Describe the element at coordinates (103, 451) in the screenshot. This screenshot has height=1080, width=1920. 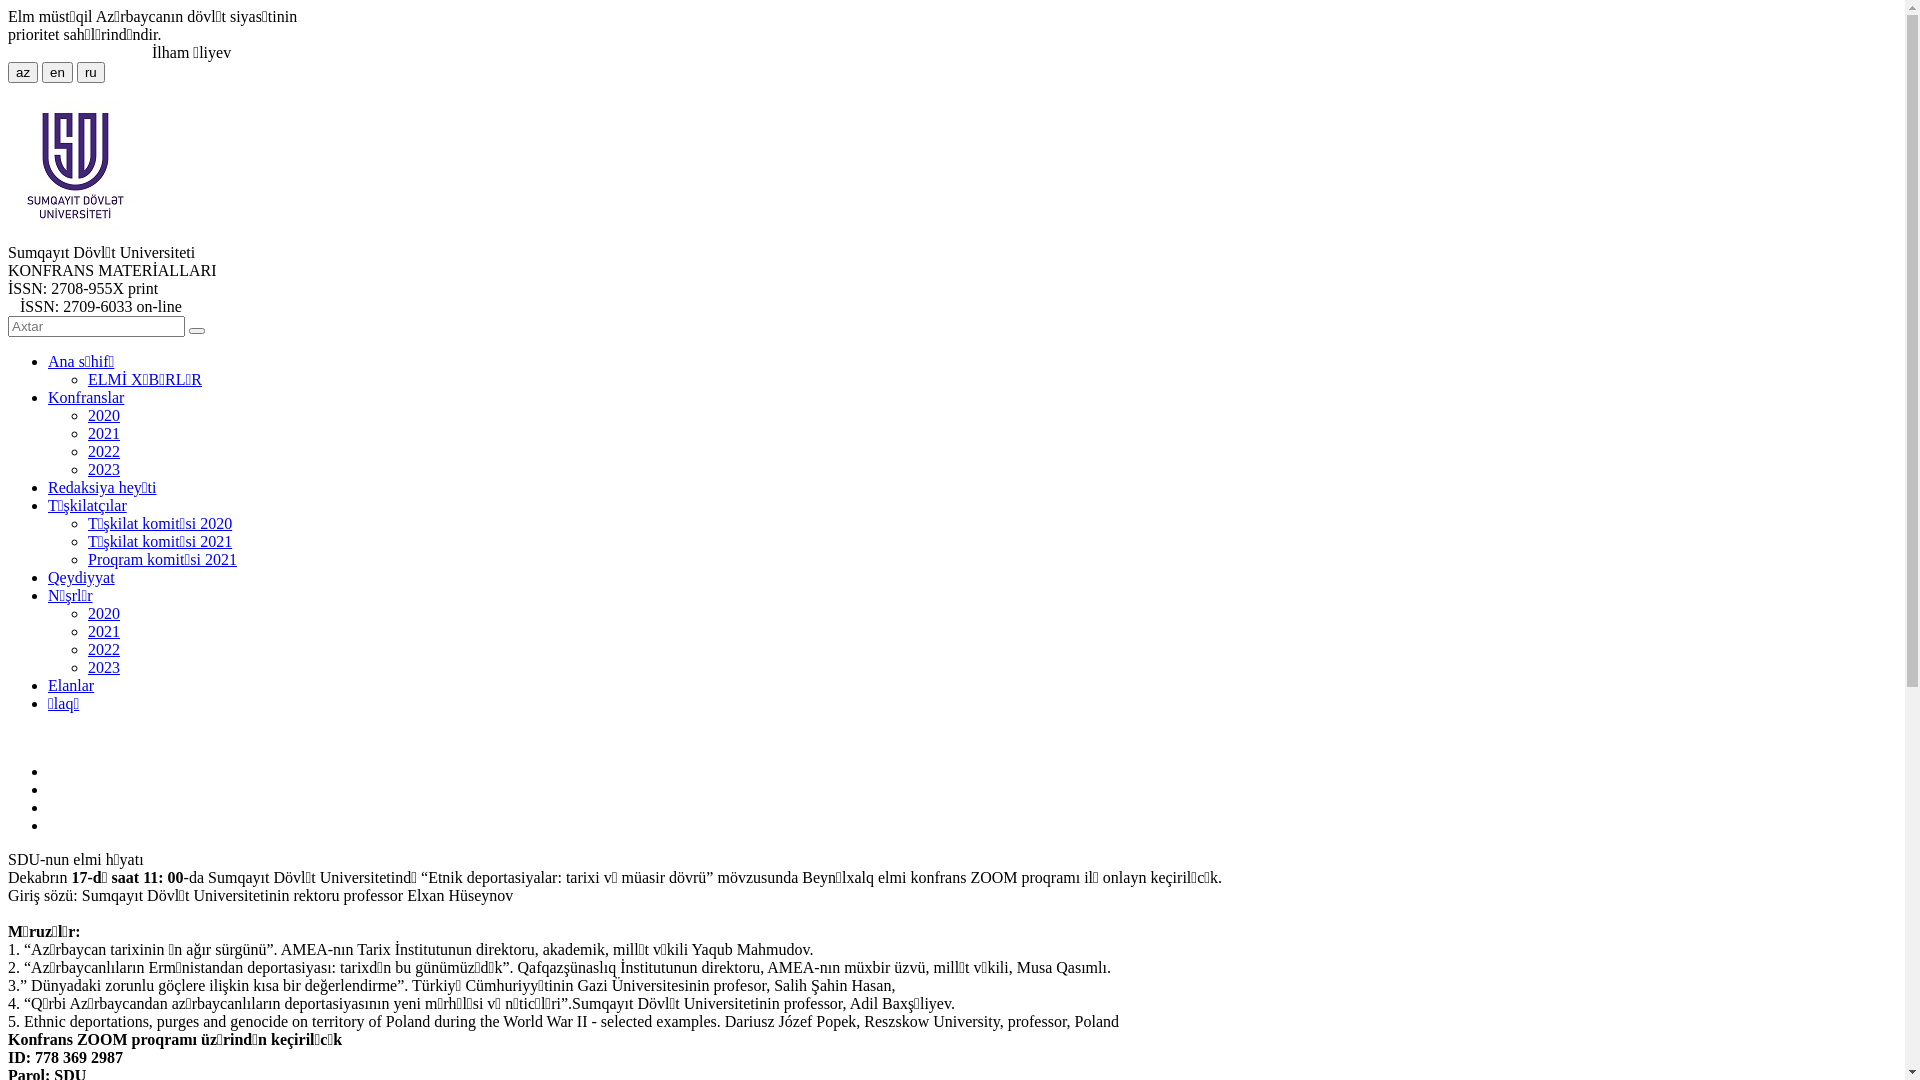
I see `'2022'` at that location.